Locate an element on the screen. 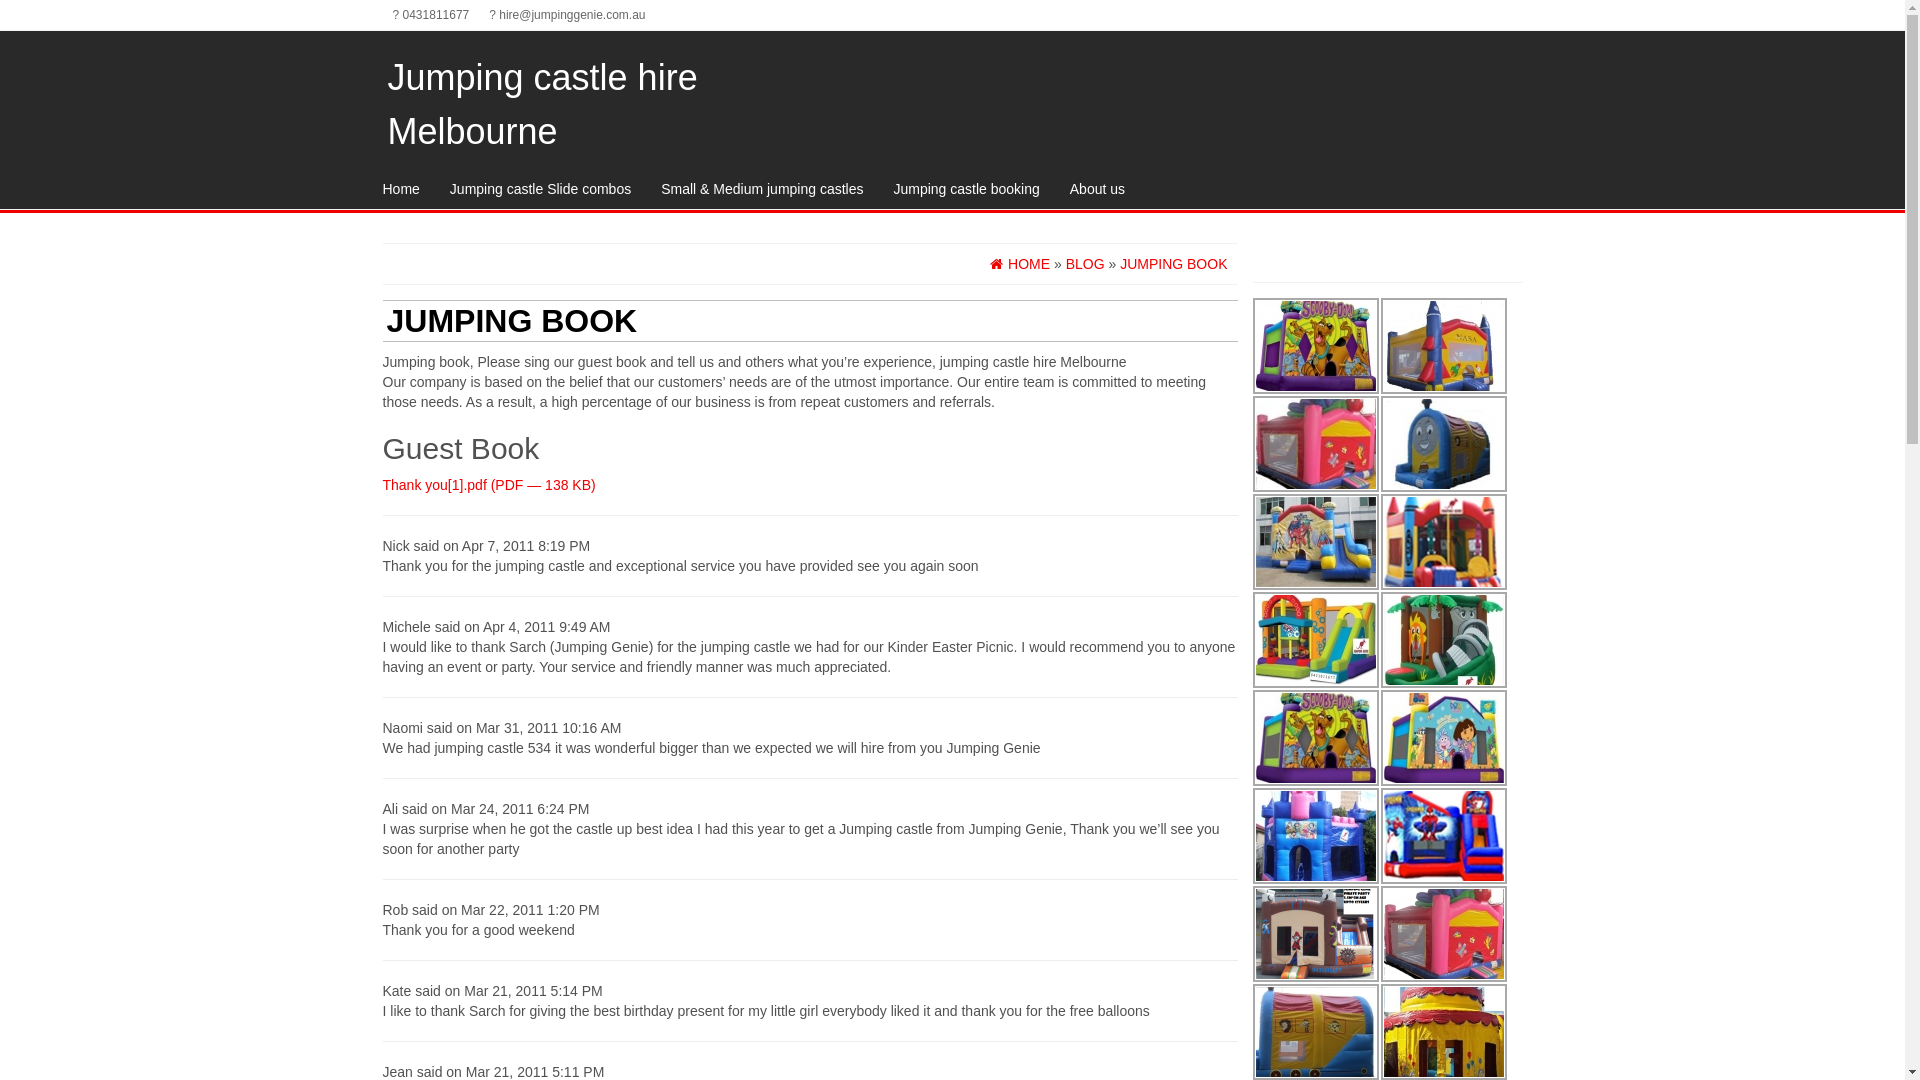 The image size is (1920, 1080). 'HOME' is located at coordinates (1019, 262).